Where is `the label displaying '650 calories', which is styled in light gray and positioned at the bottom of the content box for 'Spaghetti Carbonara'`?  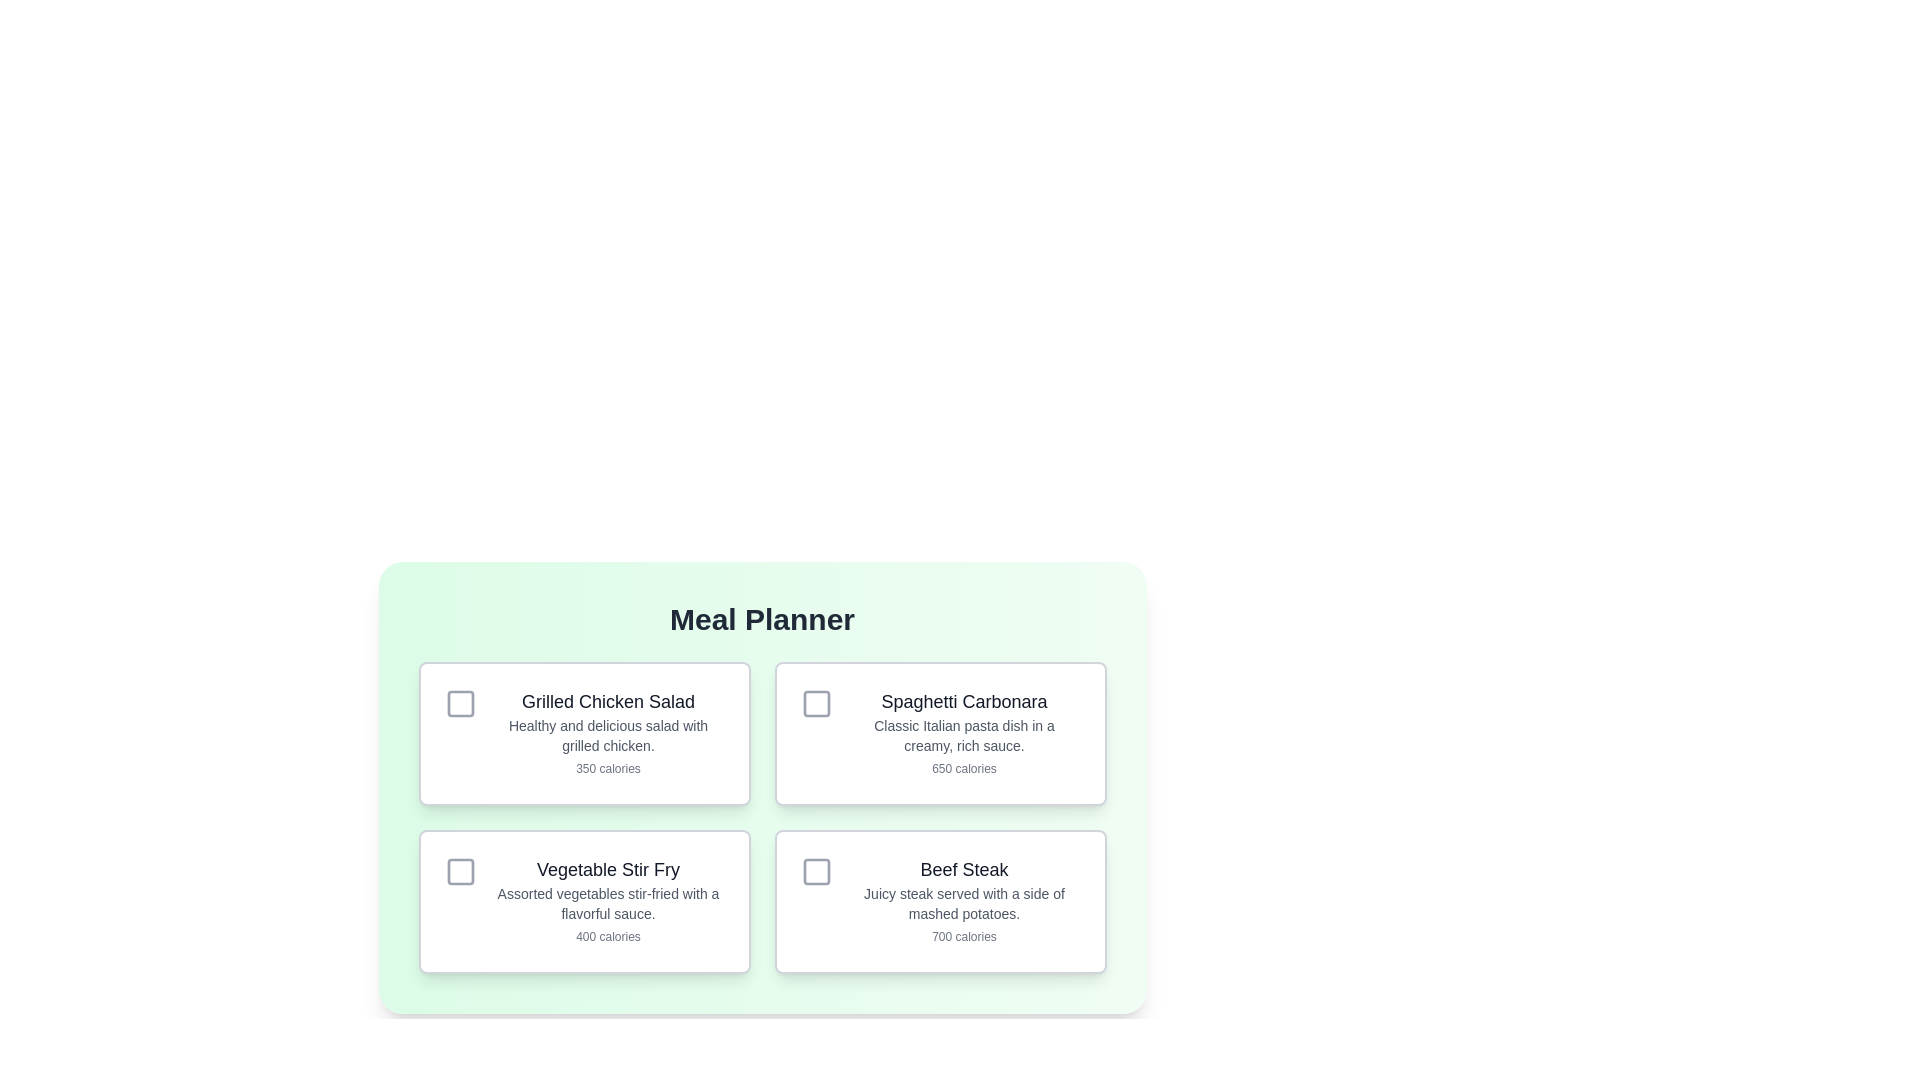 the label displaying '650 calories', which is styled in light gray and positioned at the bottom of the content box for 'Spaghetti Carbonara' is located at coordinates (964, 767).